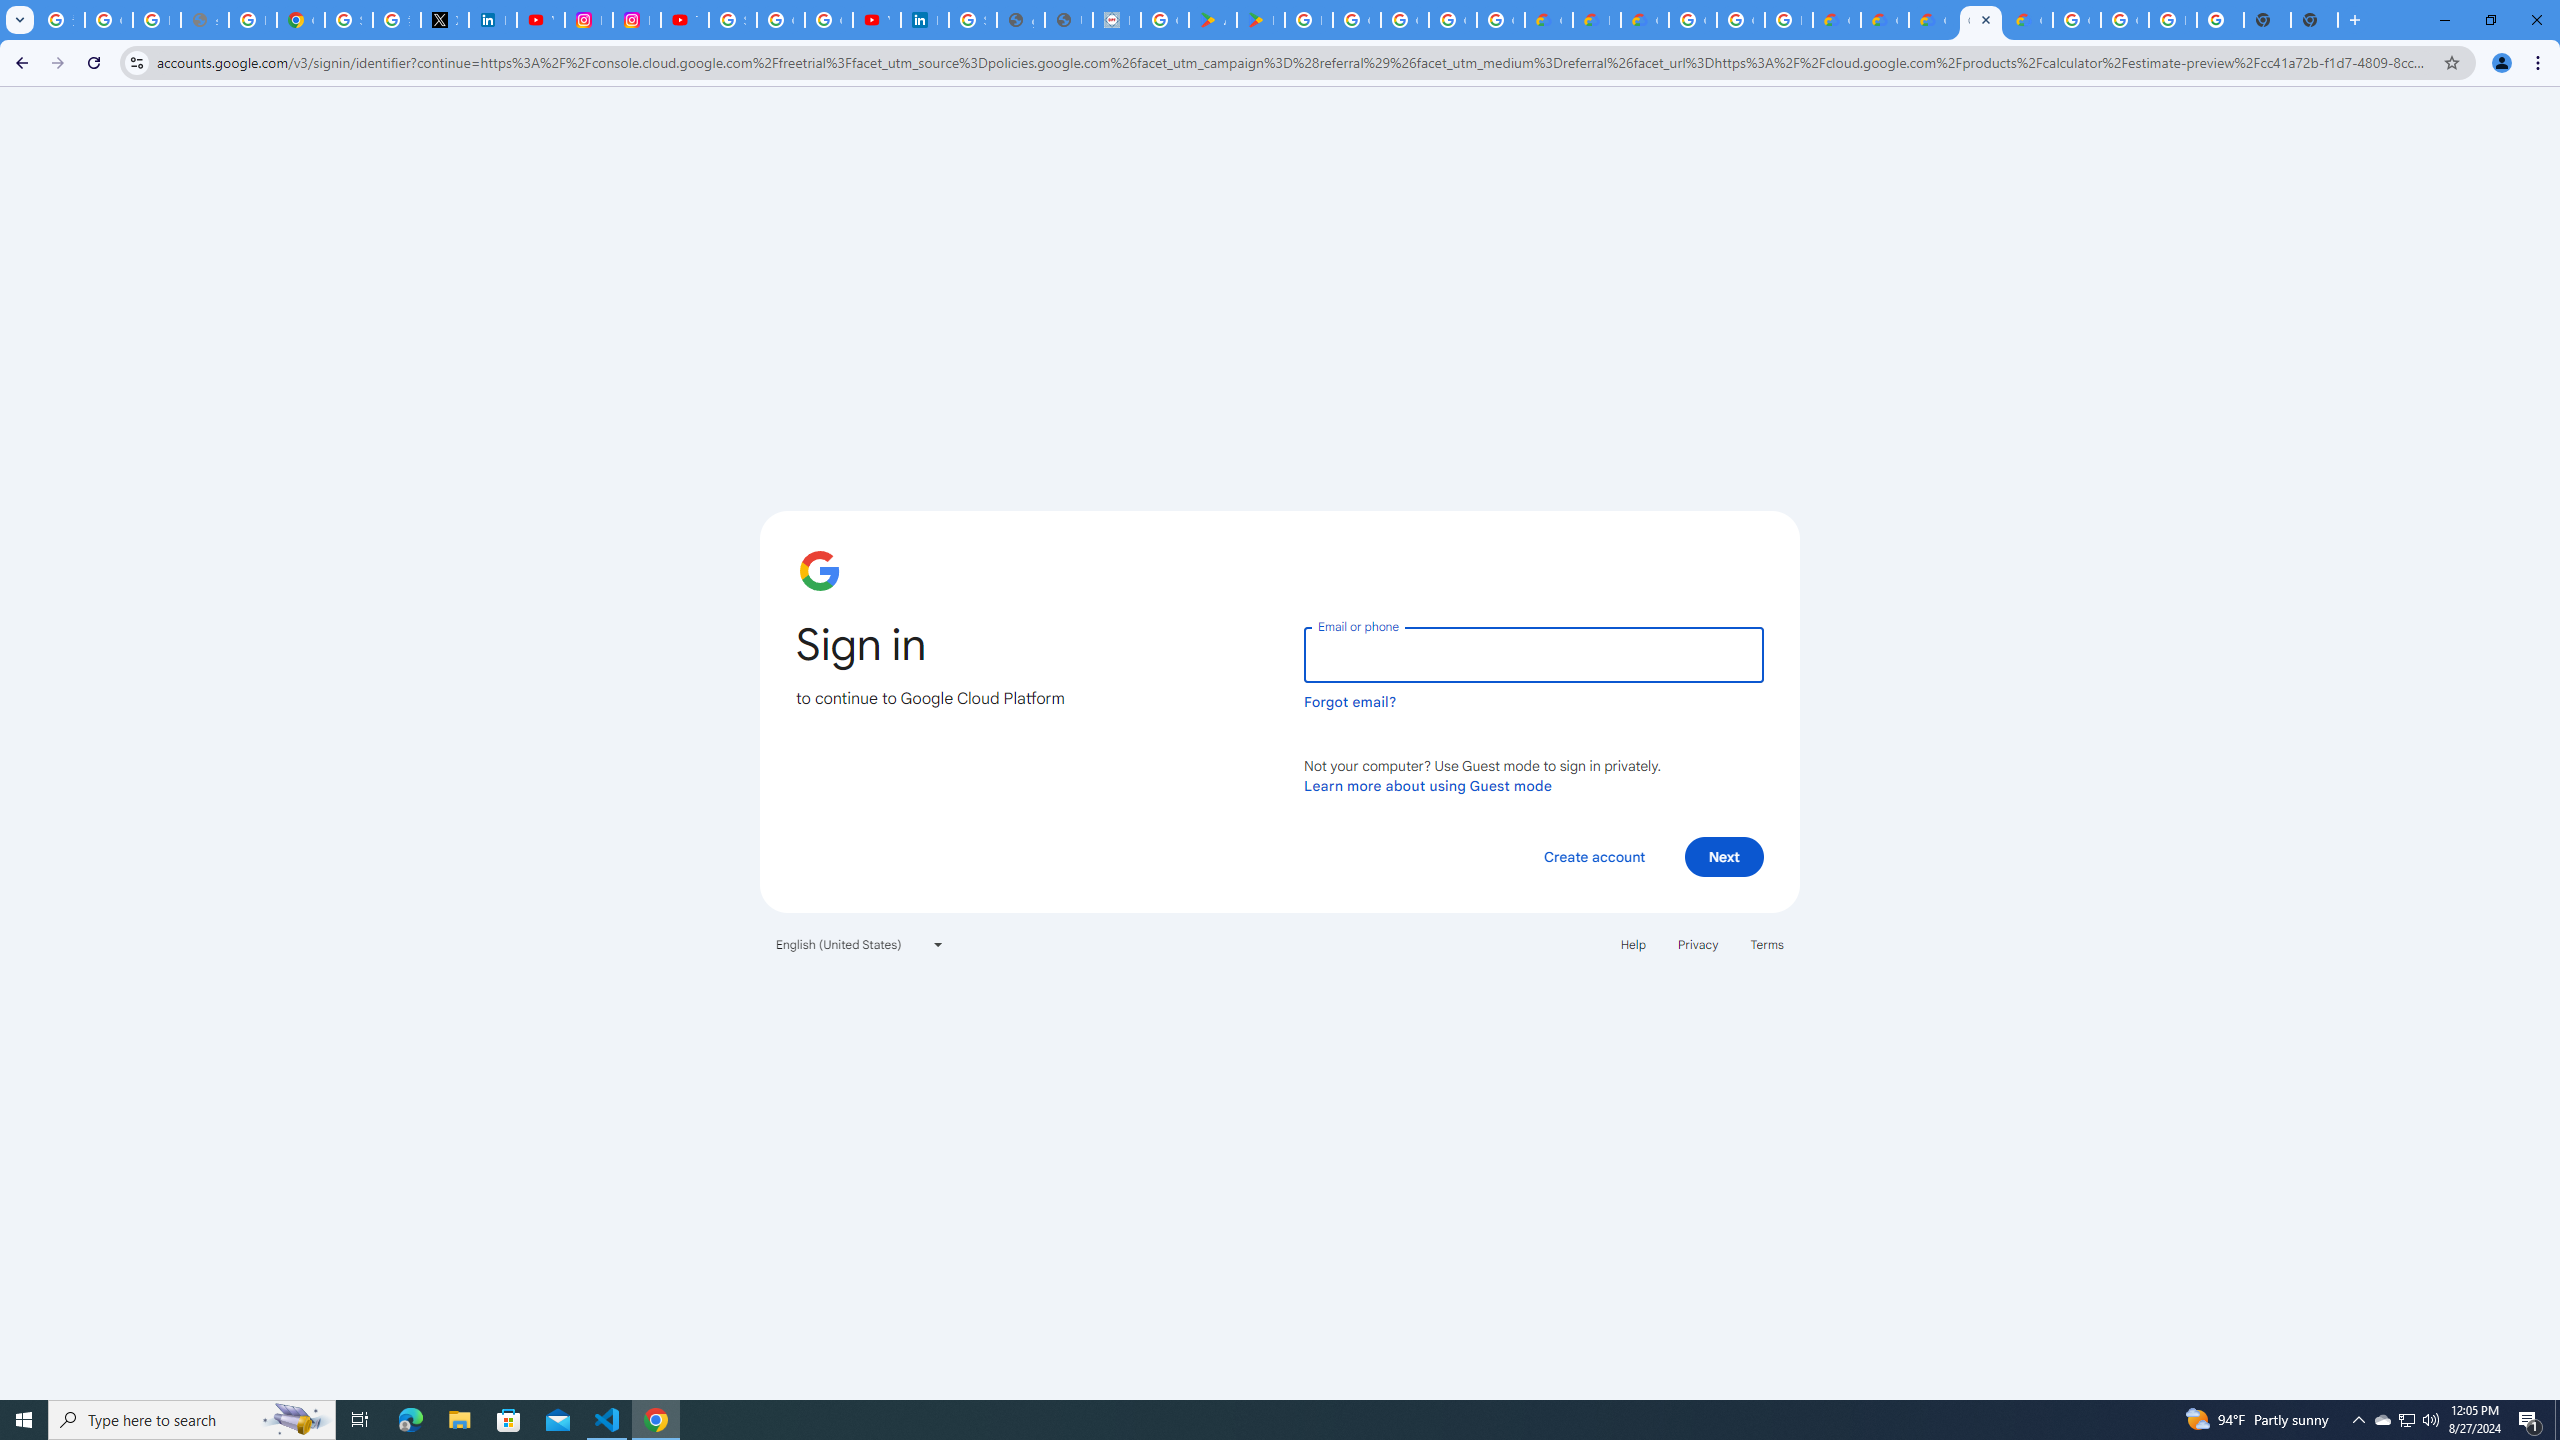  What do you see at coordinates (539, 19) in the screenshot?
I see `'YouTube Content Monetization Policies - How YouTube Works'` at bounding box center [539, 19].